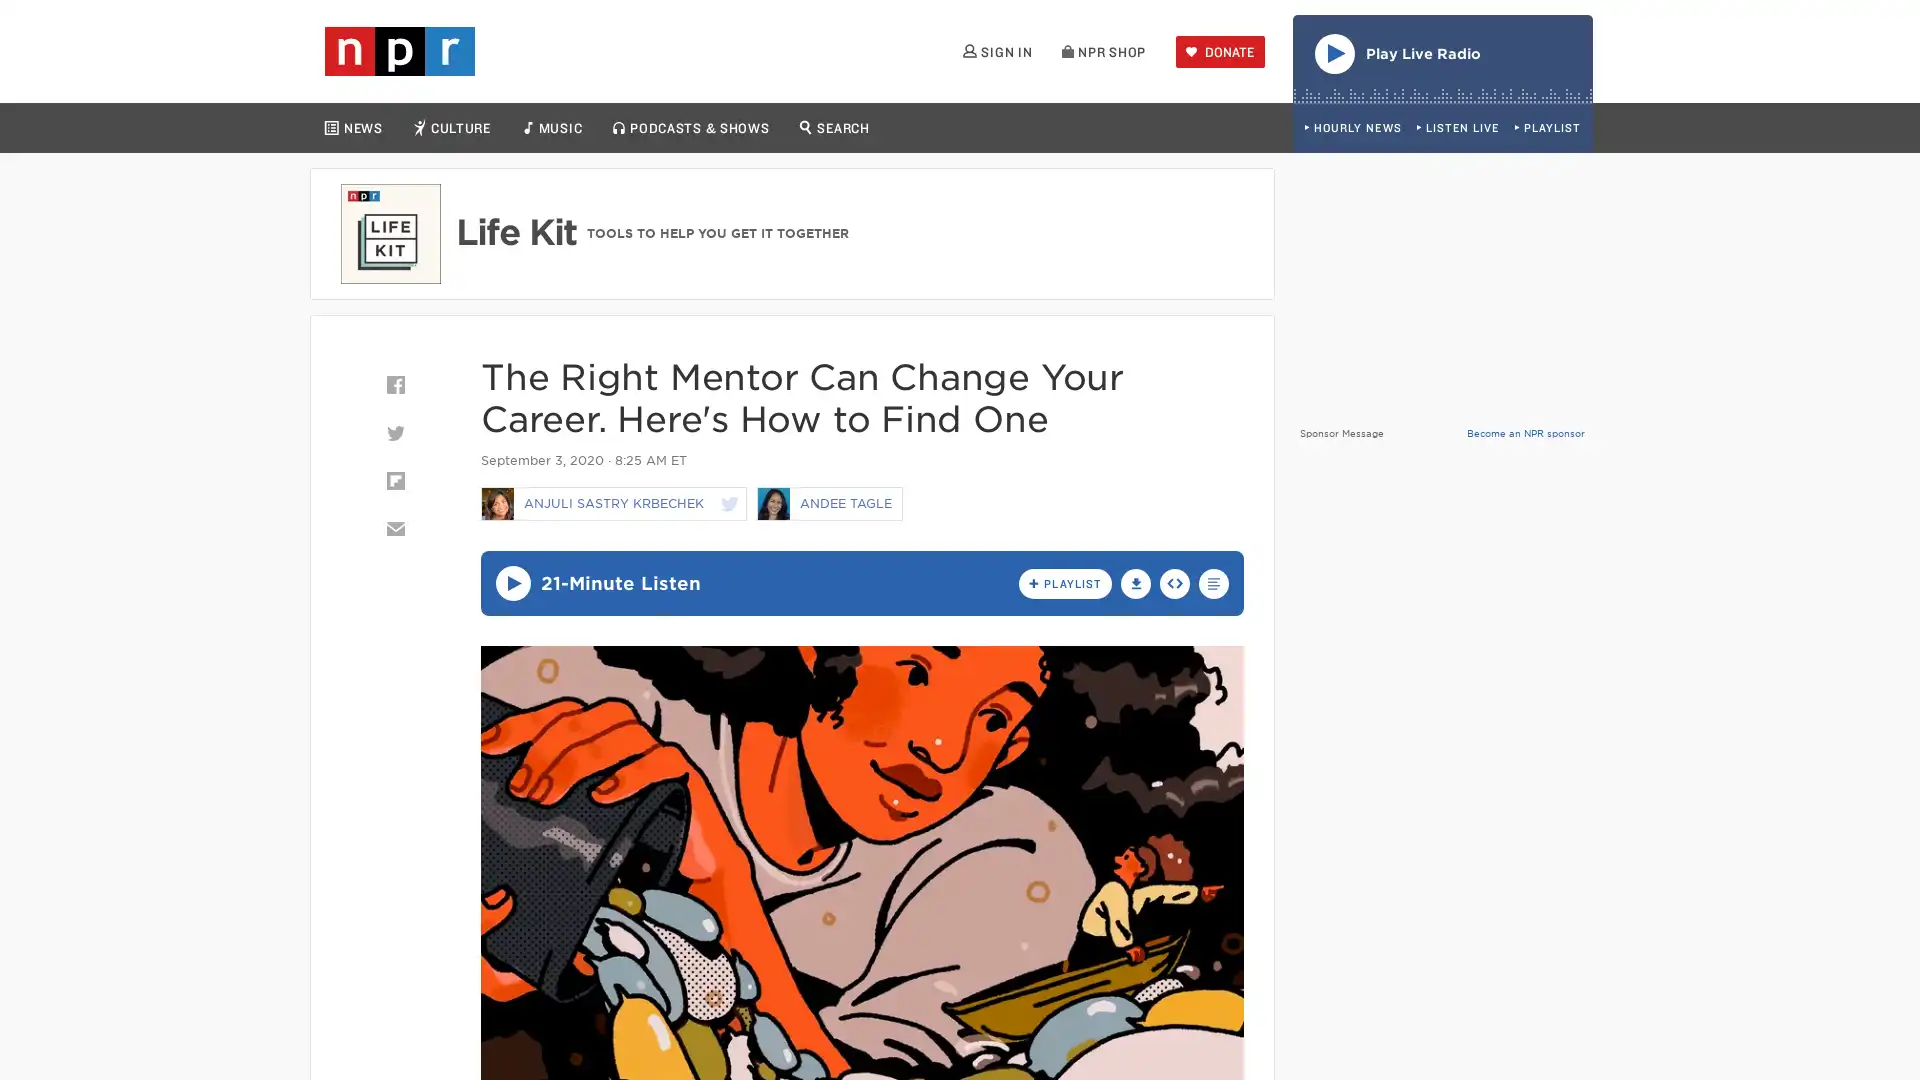 The image size is (1920, 1080). What do you see at coordinates (1546, 128) in the screenshot?
I see `PLAYLIST` at bounding box center [1546, 128].